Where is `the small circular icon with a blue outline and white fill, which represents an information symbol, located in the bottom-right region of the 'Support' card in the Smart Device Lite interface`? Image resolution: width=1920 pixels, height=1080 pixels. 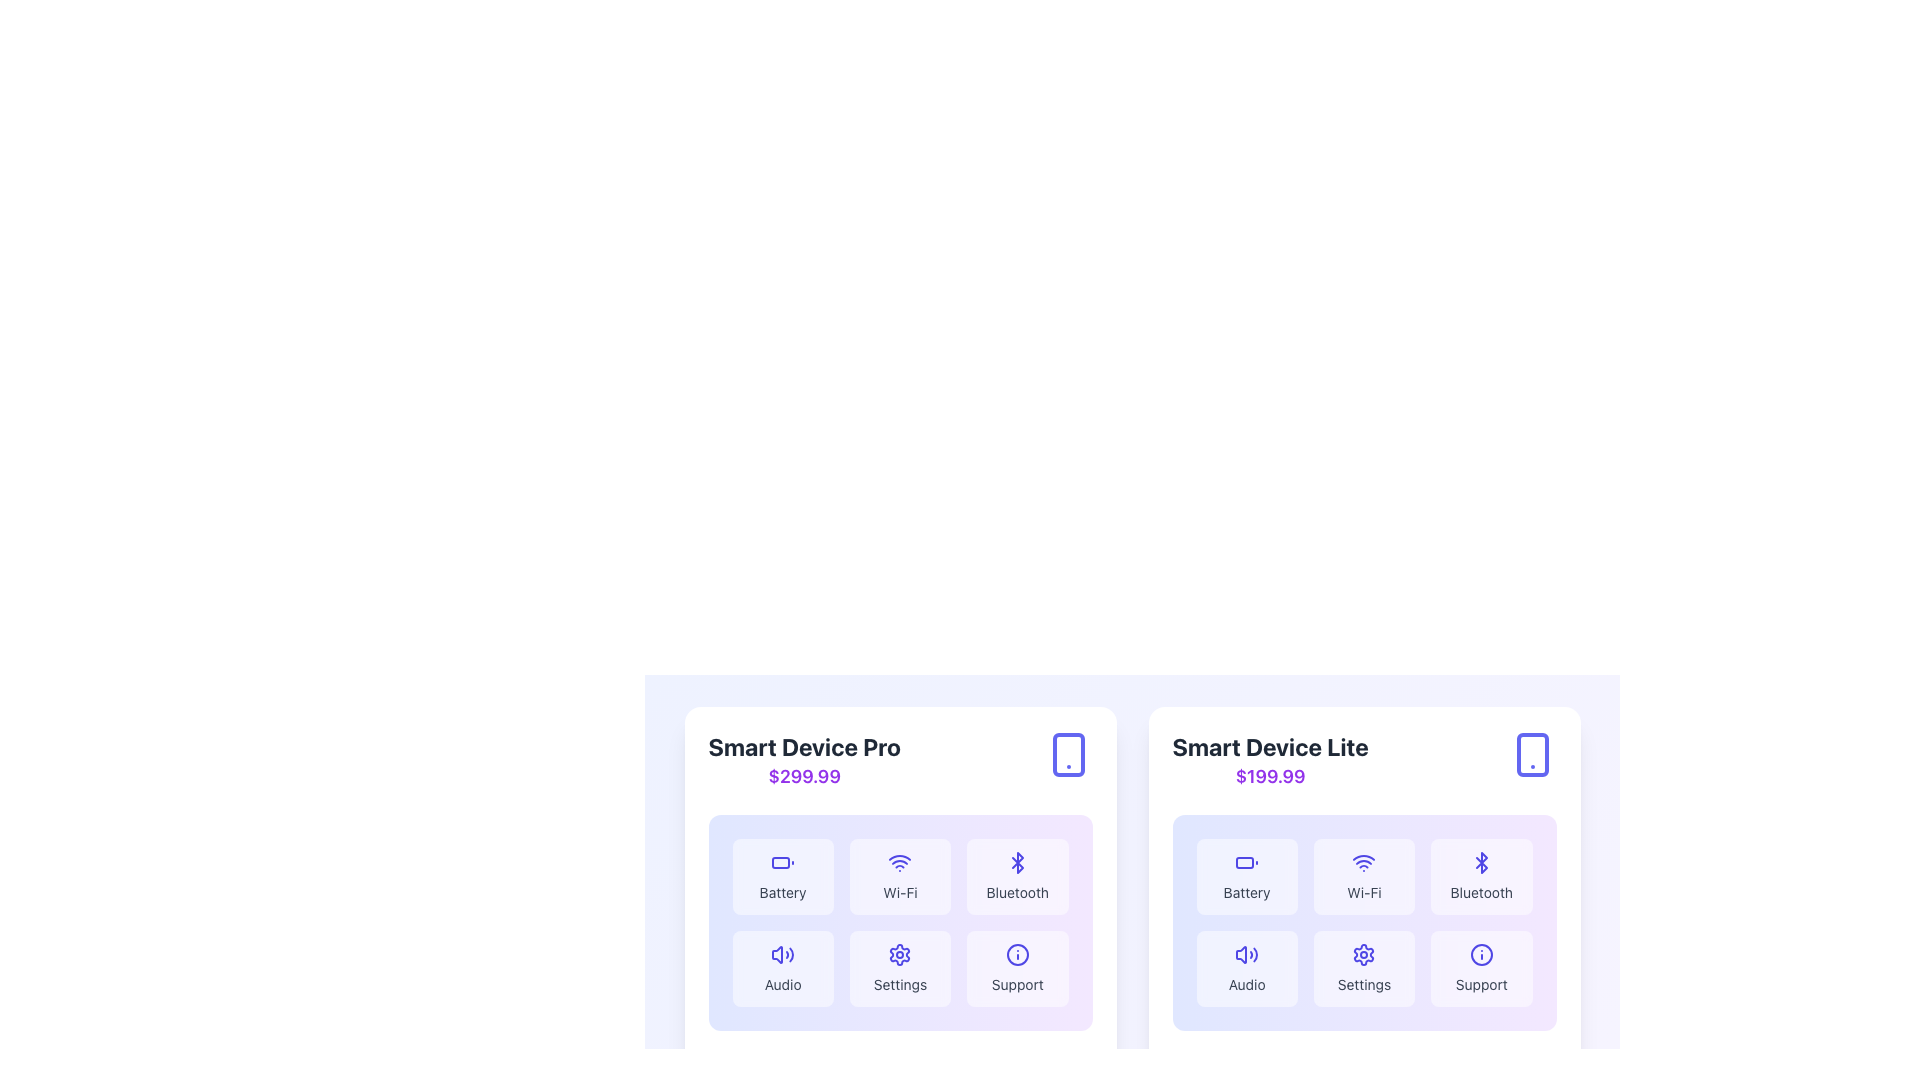
the small circular icon with a blue outline and white fill, which represents an information symbol, located in the bottom-right region of the 'Support' card in the Smart Device Lite interface is located at coordinates (1481, 954).